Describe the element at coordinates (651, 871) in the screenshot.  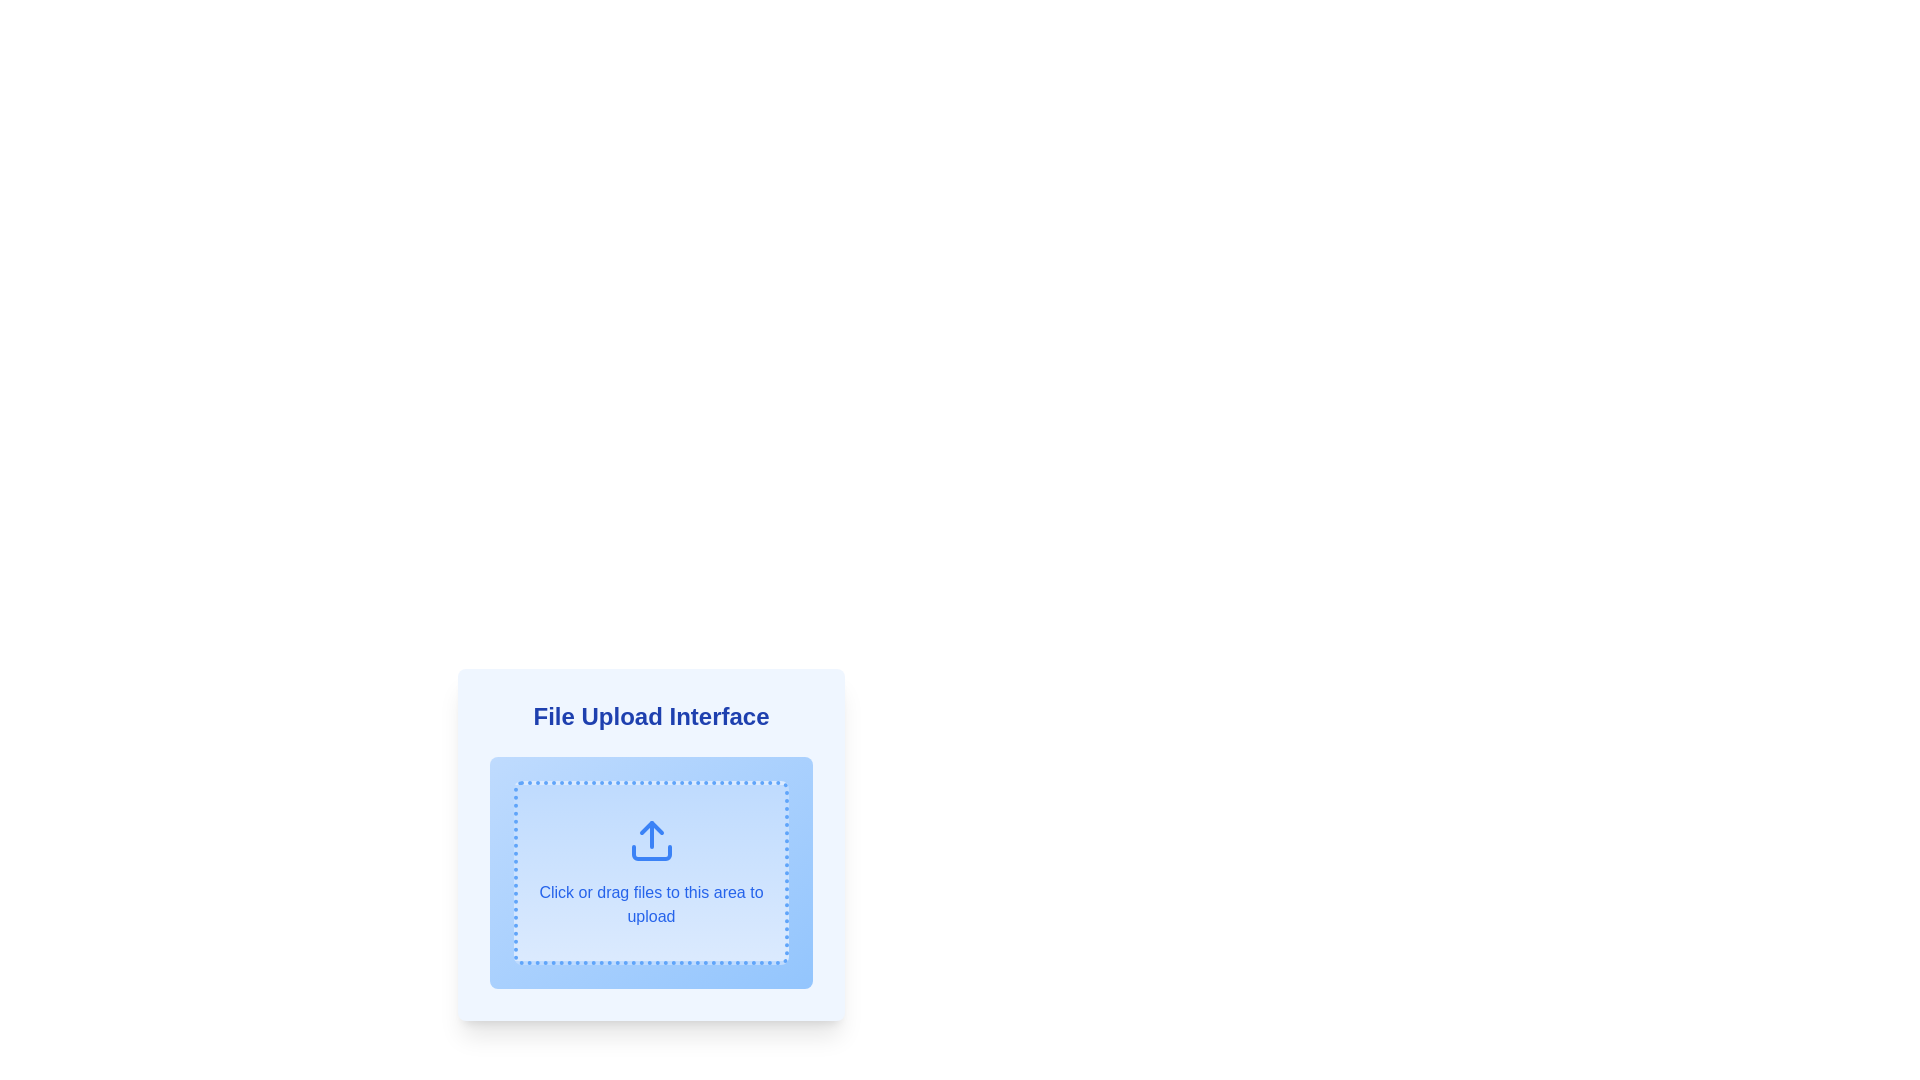
I see `a file into the interactive file upload area that has a gradient background and a dotted blue border, located centrally below the header 'File Upload Interface.'` at that location.